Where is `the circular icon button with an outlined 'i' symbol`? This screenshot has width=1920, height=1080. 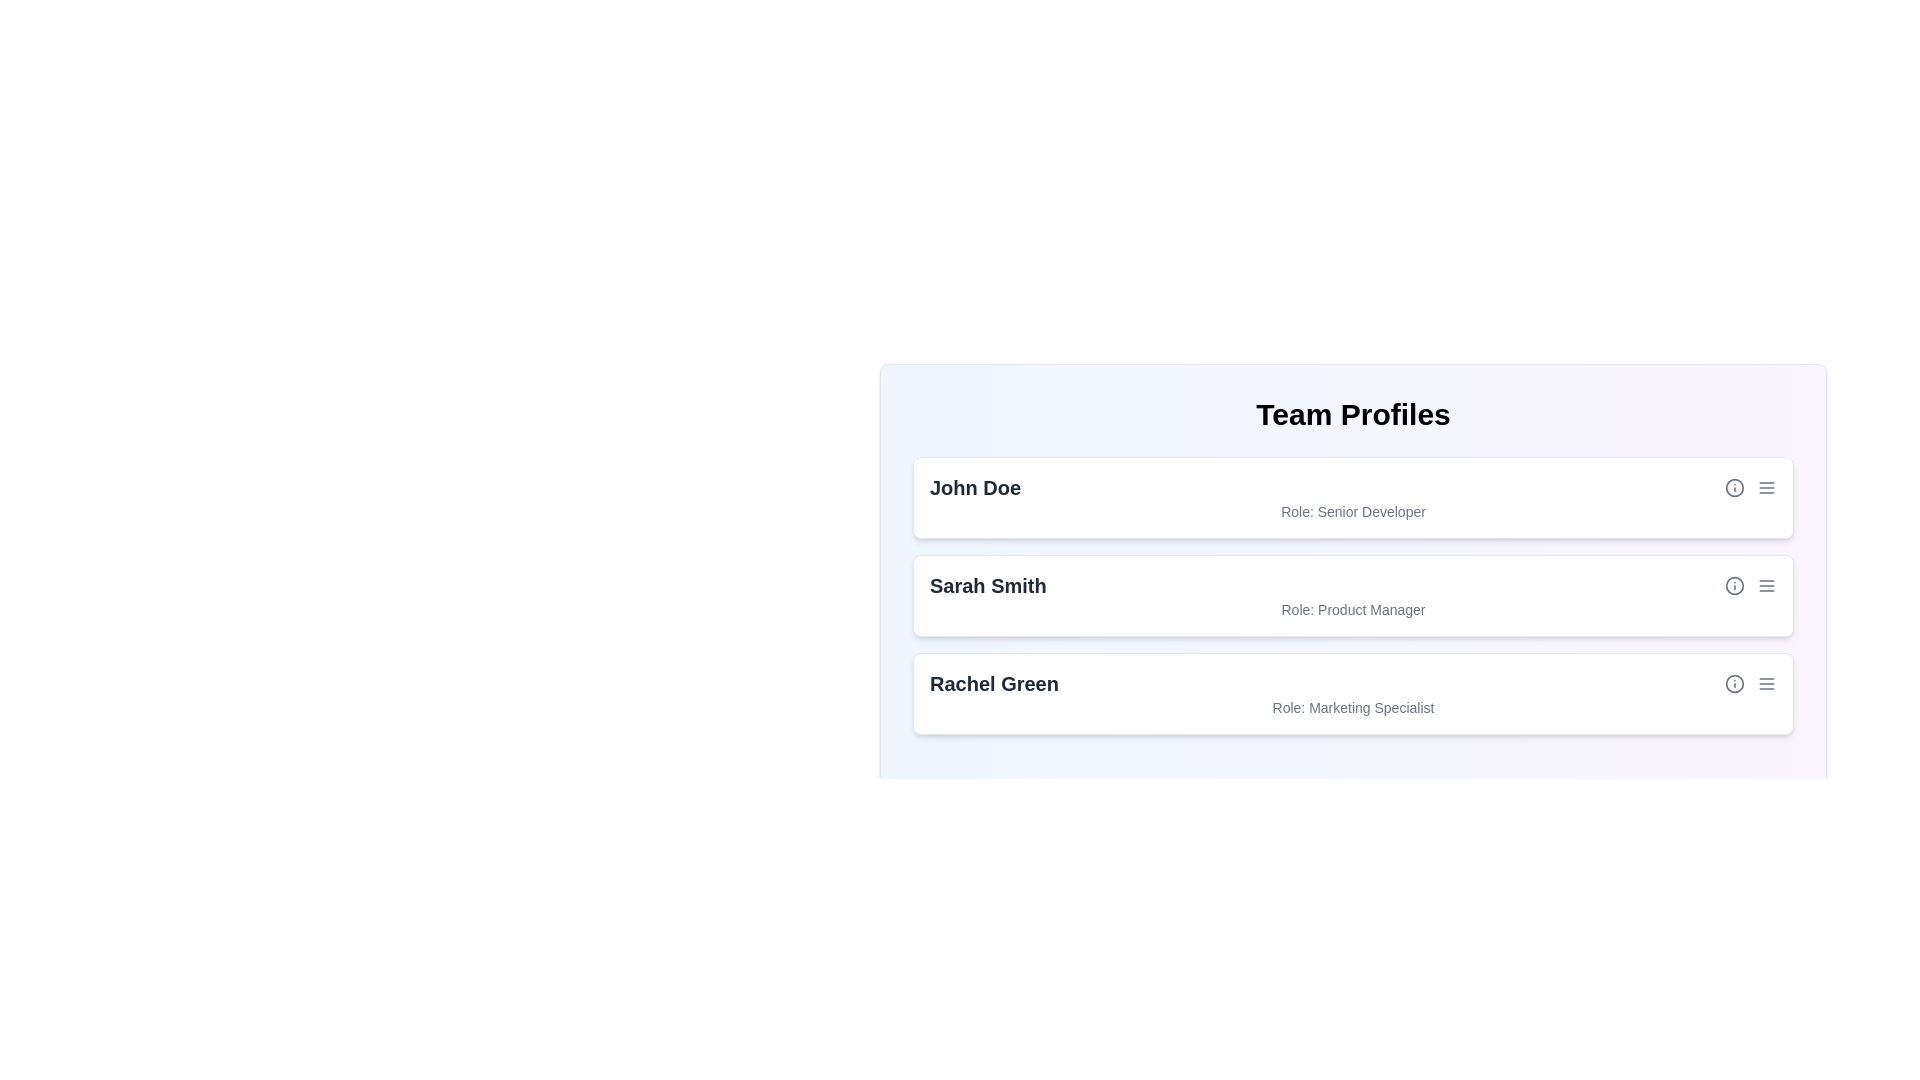
the circular icon button with an outlined 'i' symbol is located at coordinates (1733, 682).